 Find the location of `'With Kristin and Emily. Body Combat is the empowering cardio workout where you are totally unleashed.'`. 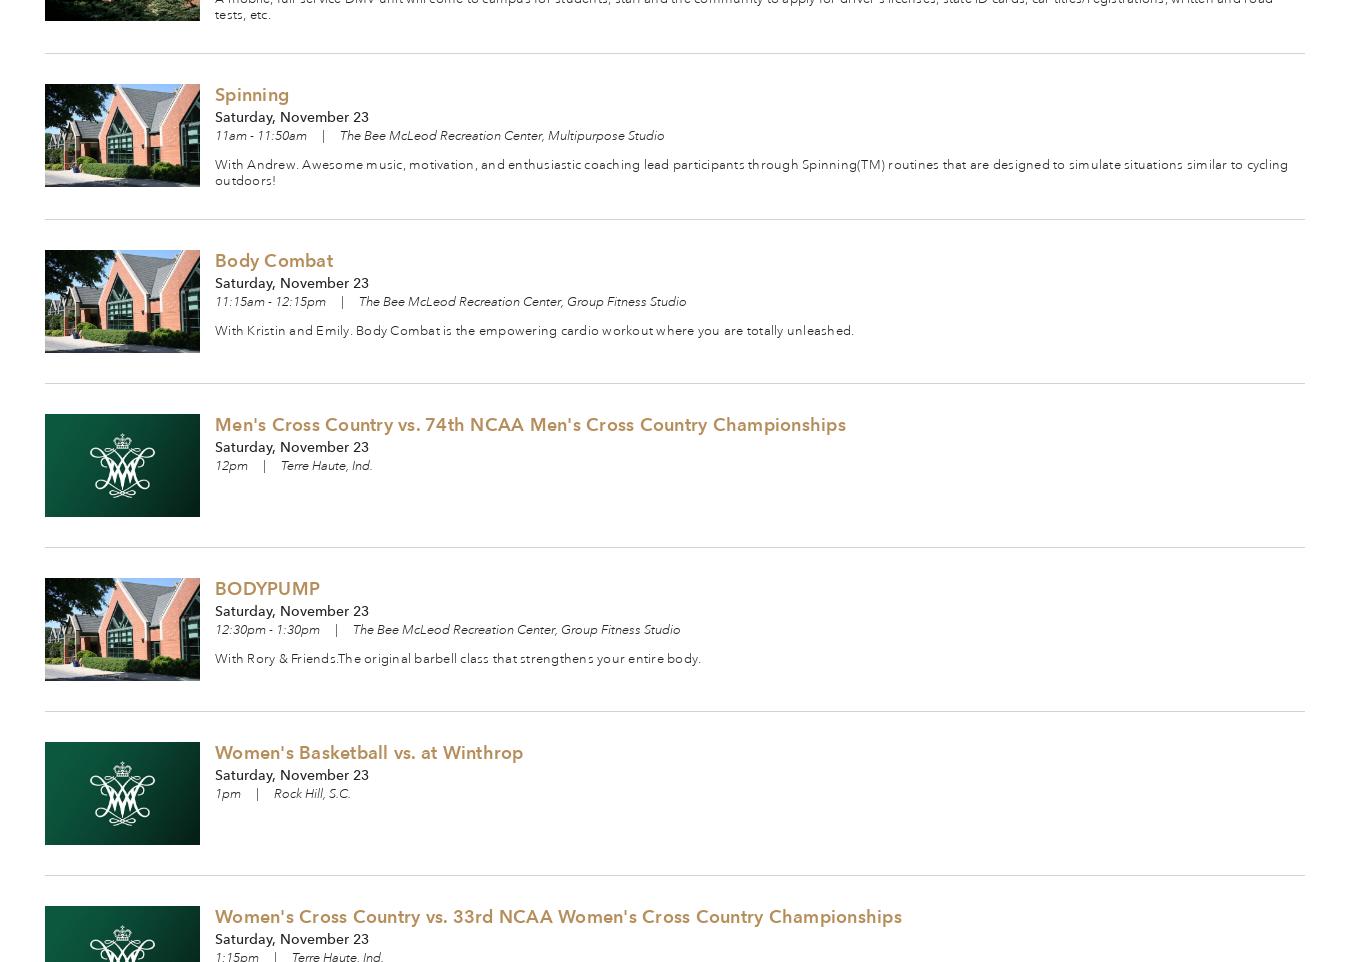

'With Kristin and Emily. Body Combat is the empowering cardio workout where you are totally unleashed.' is located at coordinates (533, 330).